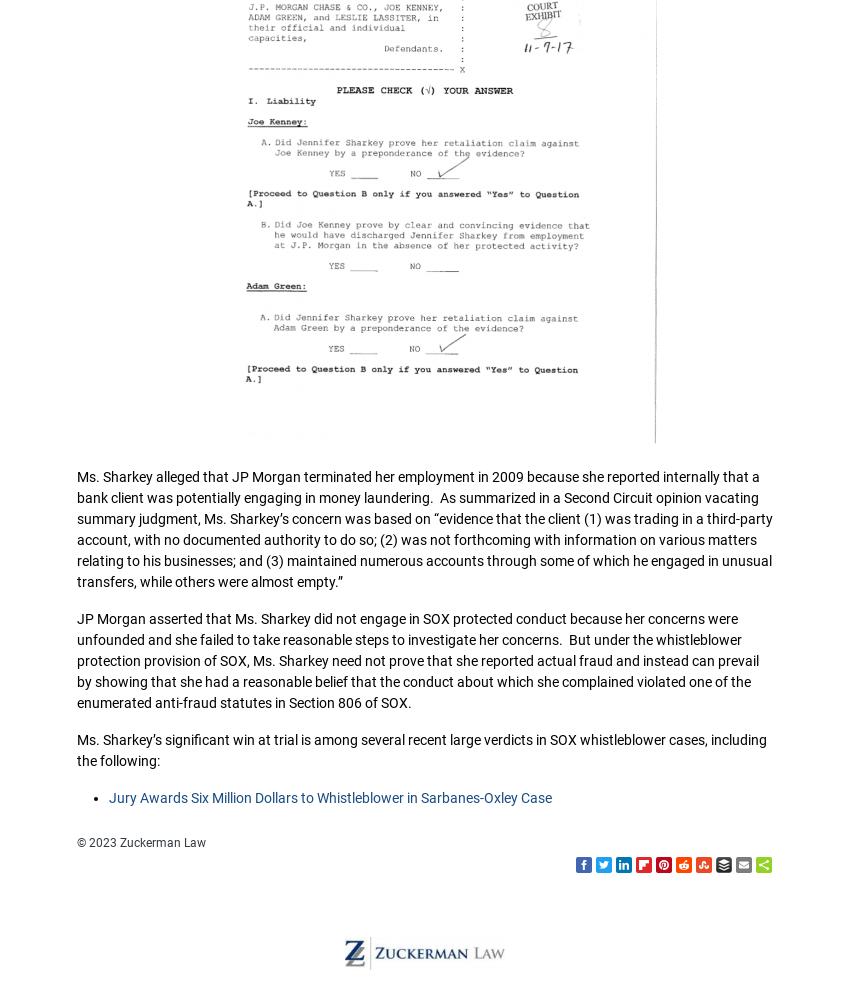 The image size is (850, 981). What do you see at coordinates (371, 65) in the screenshot?
I see `'Health Care Law'` at bounding box center [371, 65].